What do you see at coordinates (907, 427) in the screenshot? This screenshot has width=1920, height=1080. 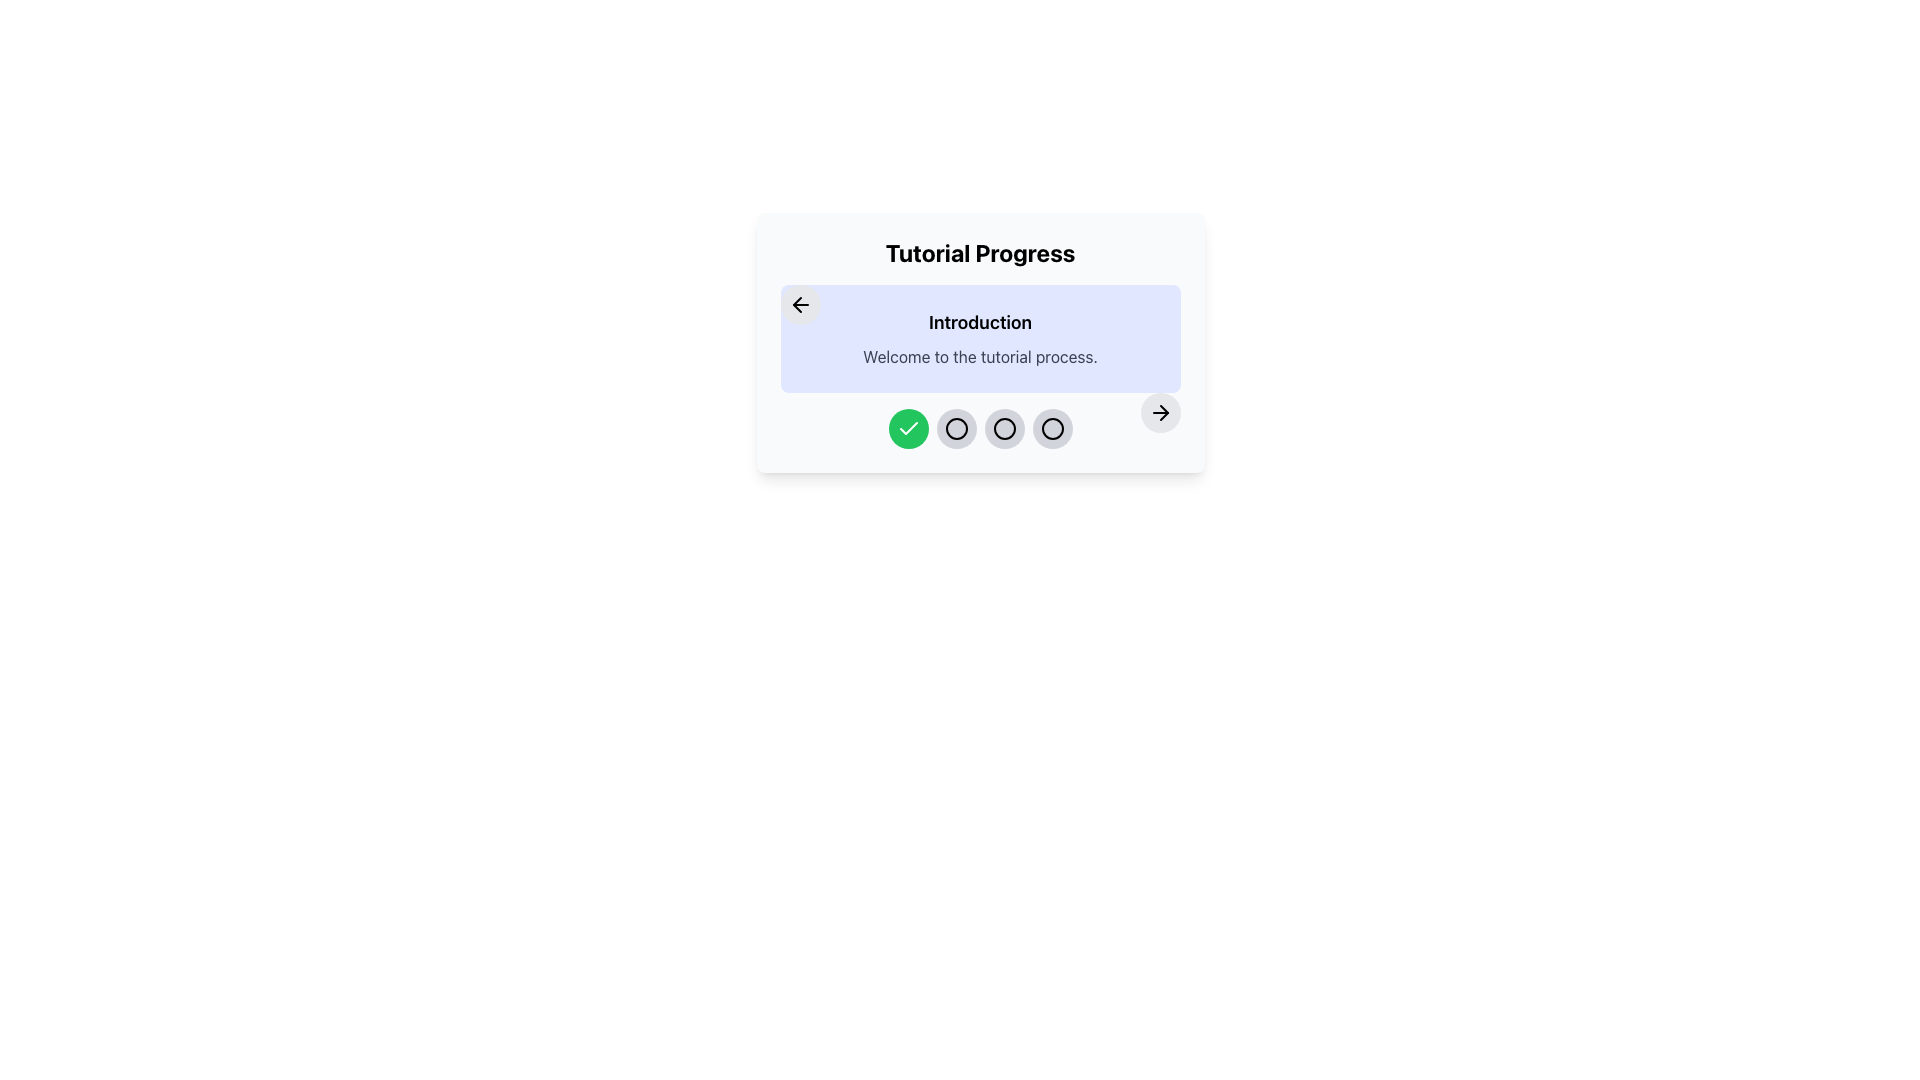 I see `the checkmark icon, which is styled with a green circle background and a white tick mark, from the center of the first circular icon in the row of circular icons at the bottom of the 'Tutorial Progress' card` at bounding box center [907, 427].